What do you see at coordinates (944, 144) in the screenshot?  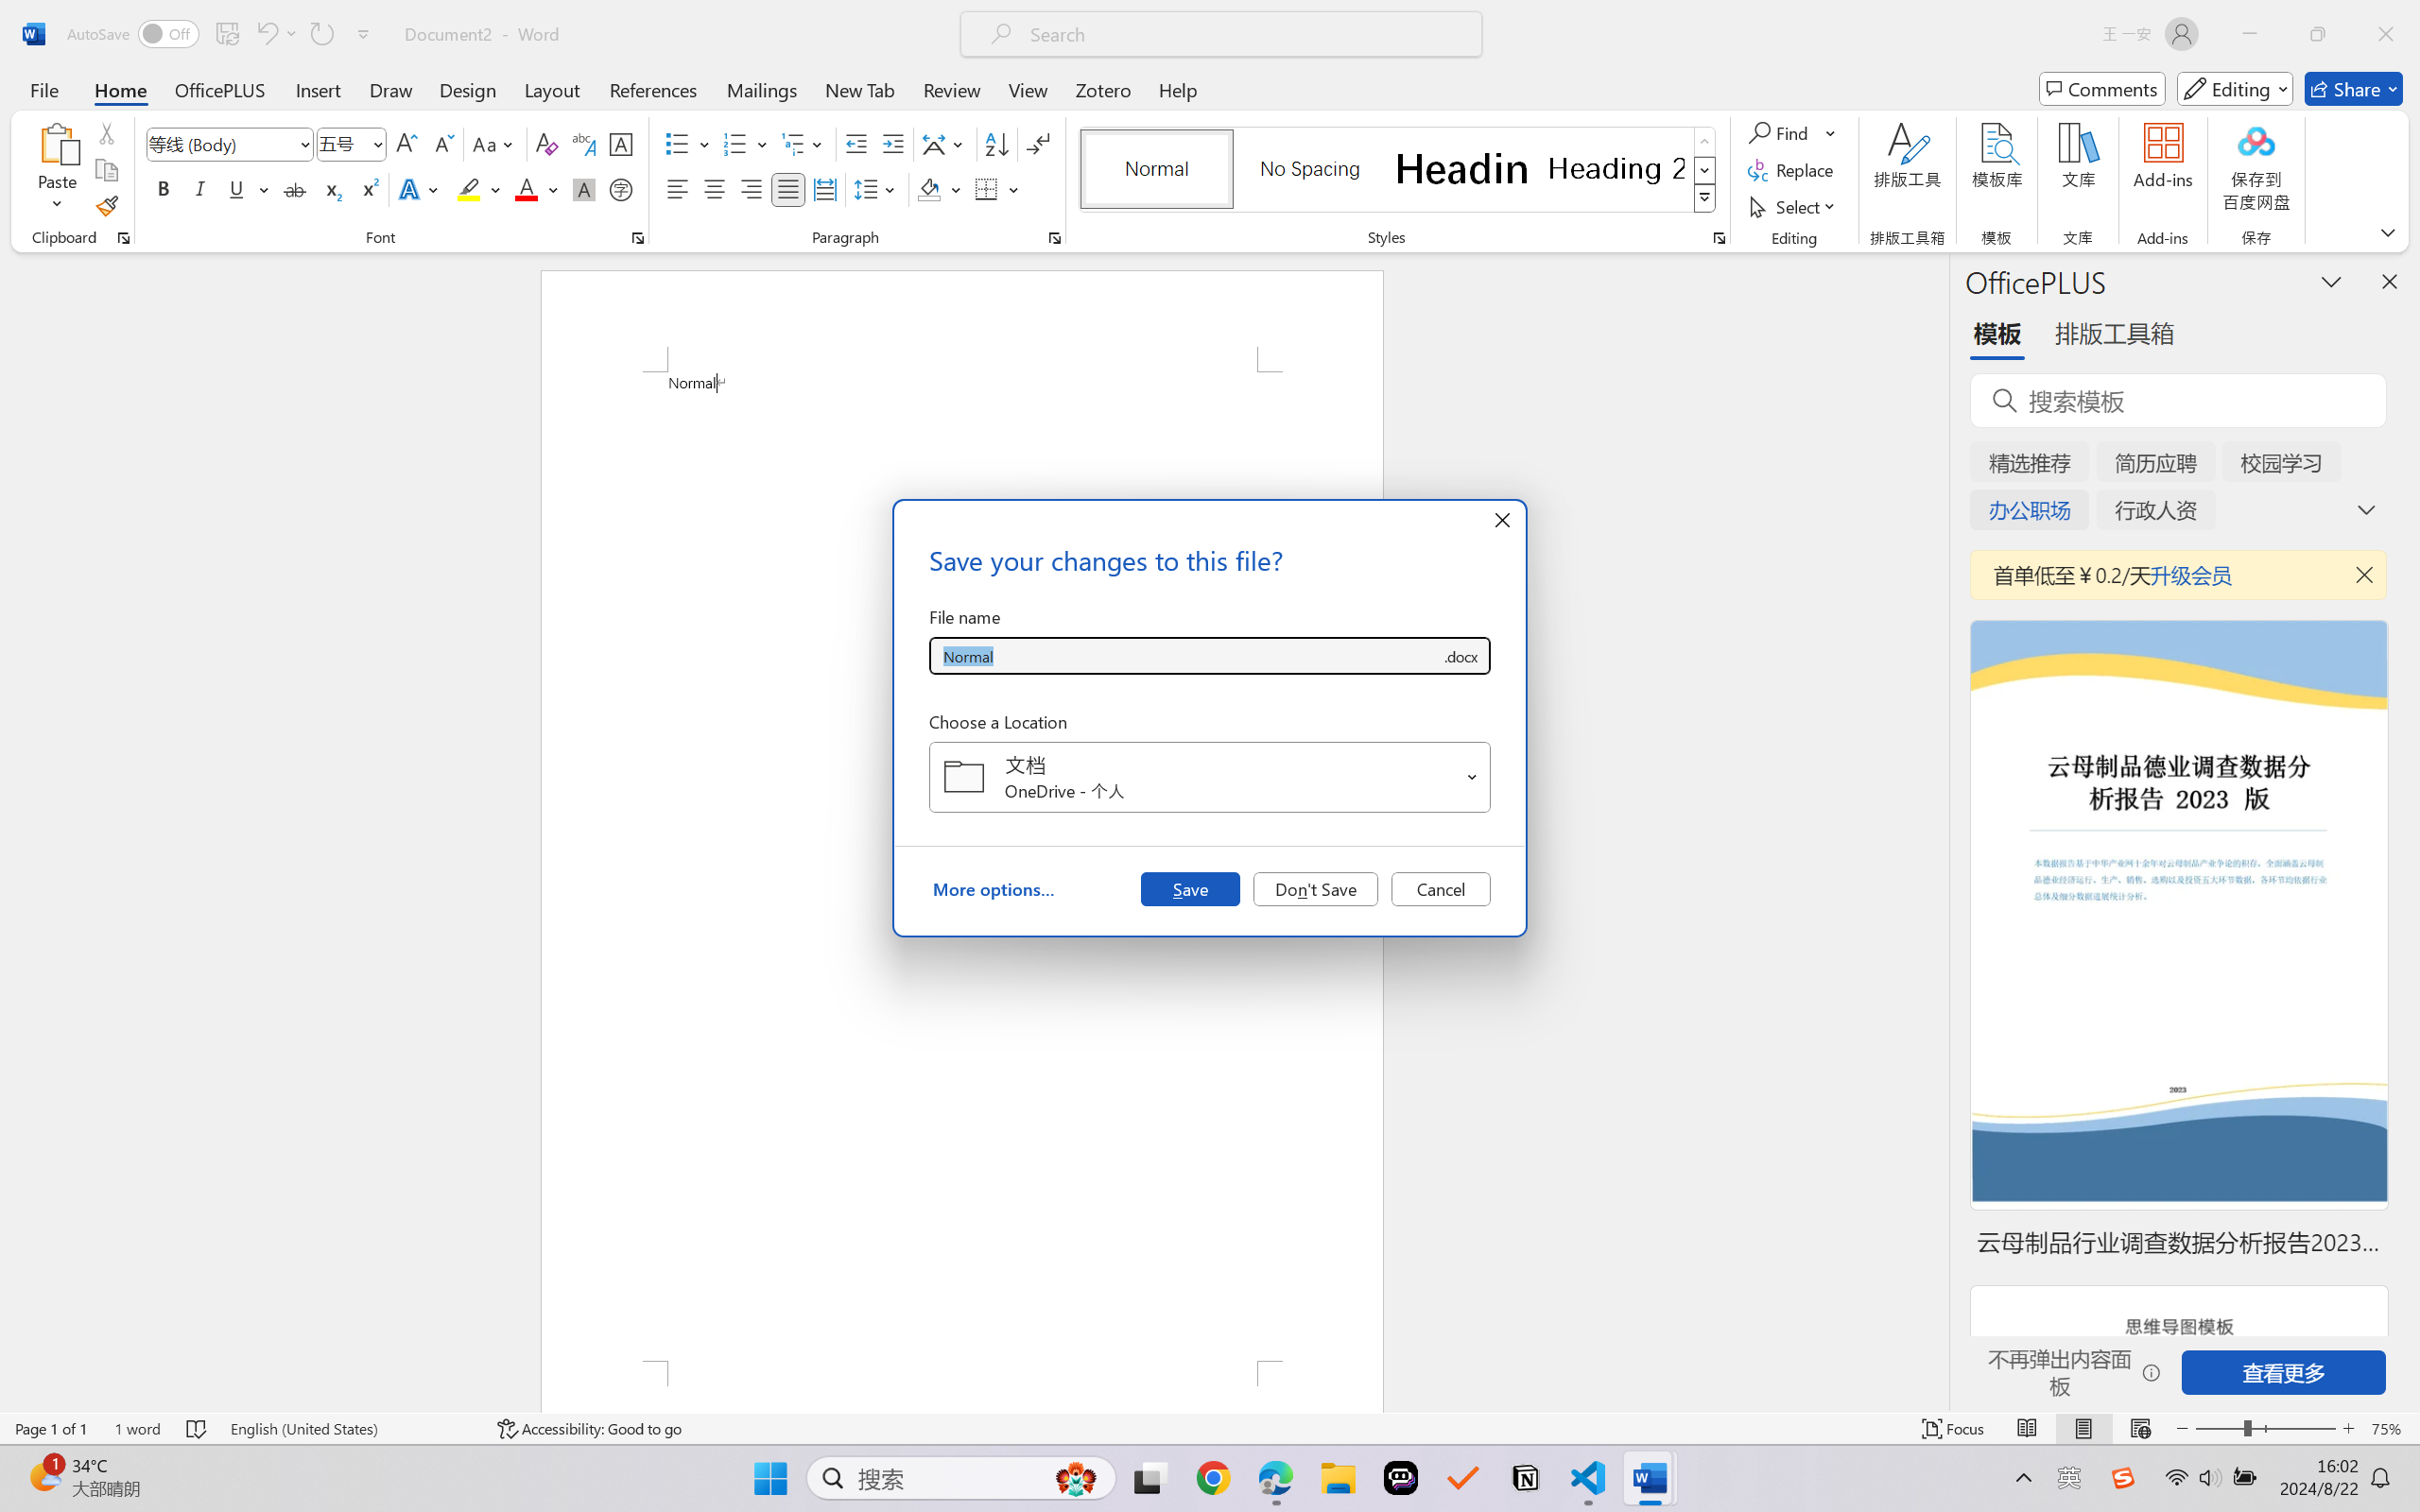 I see `'Asian Layout'` at bounding box center [944, 144].